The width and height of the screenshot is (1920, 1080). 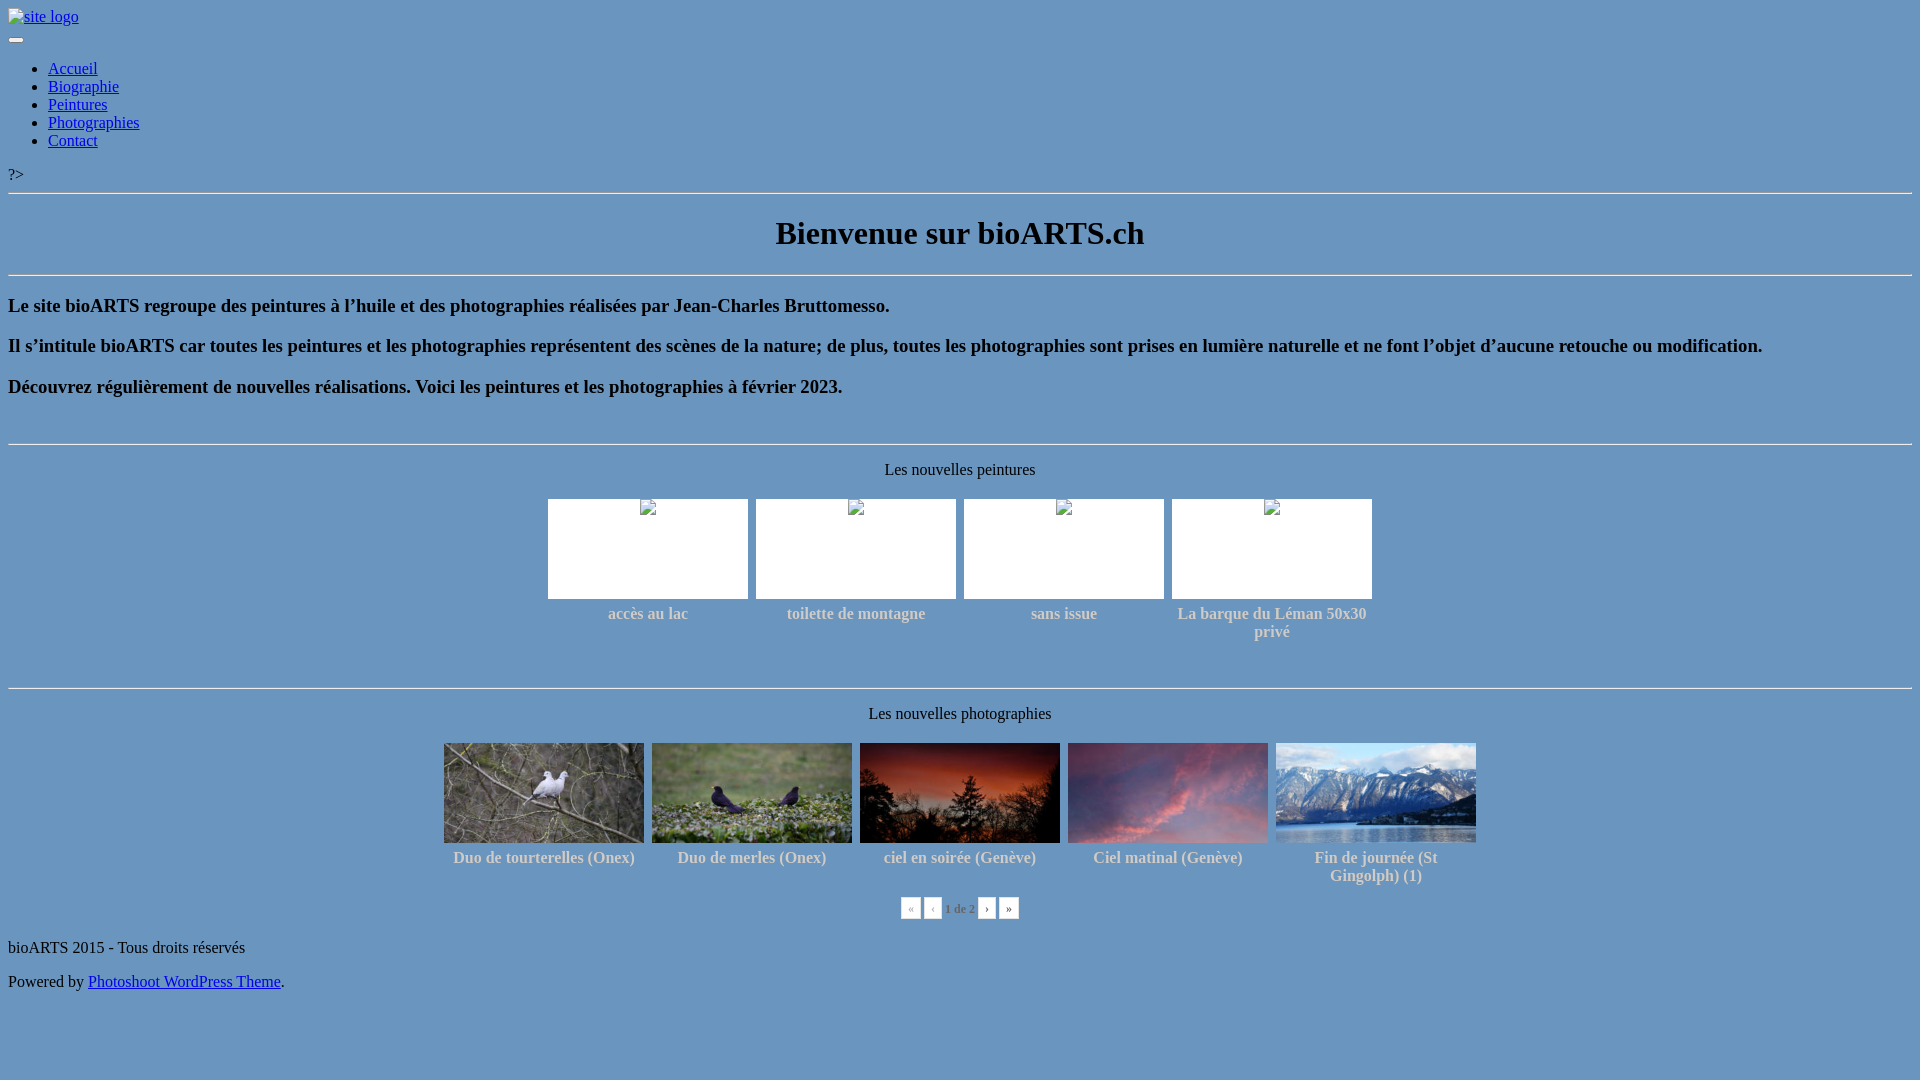 What do you see at coordinates (72, 139) in the screenshot?
I see `'Contact'` at bounding box center [72, 139].